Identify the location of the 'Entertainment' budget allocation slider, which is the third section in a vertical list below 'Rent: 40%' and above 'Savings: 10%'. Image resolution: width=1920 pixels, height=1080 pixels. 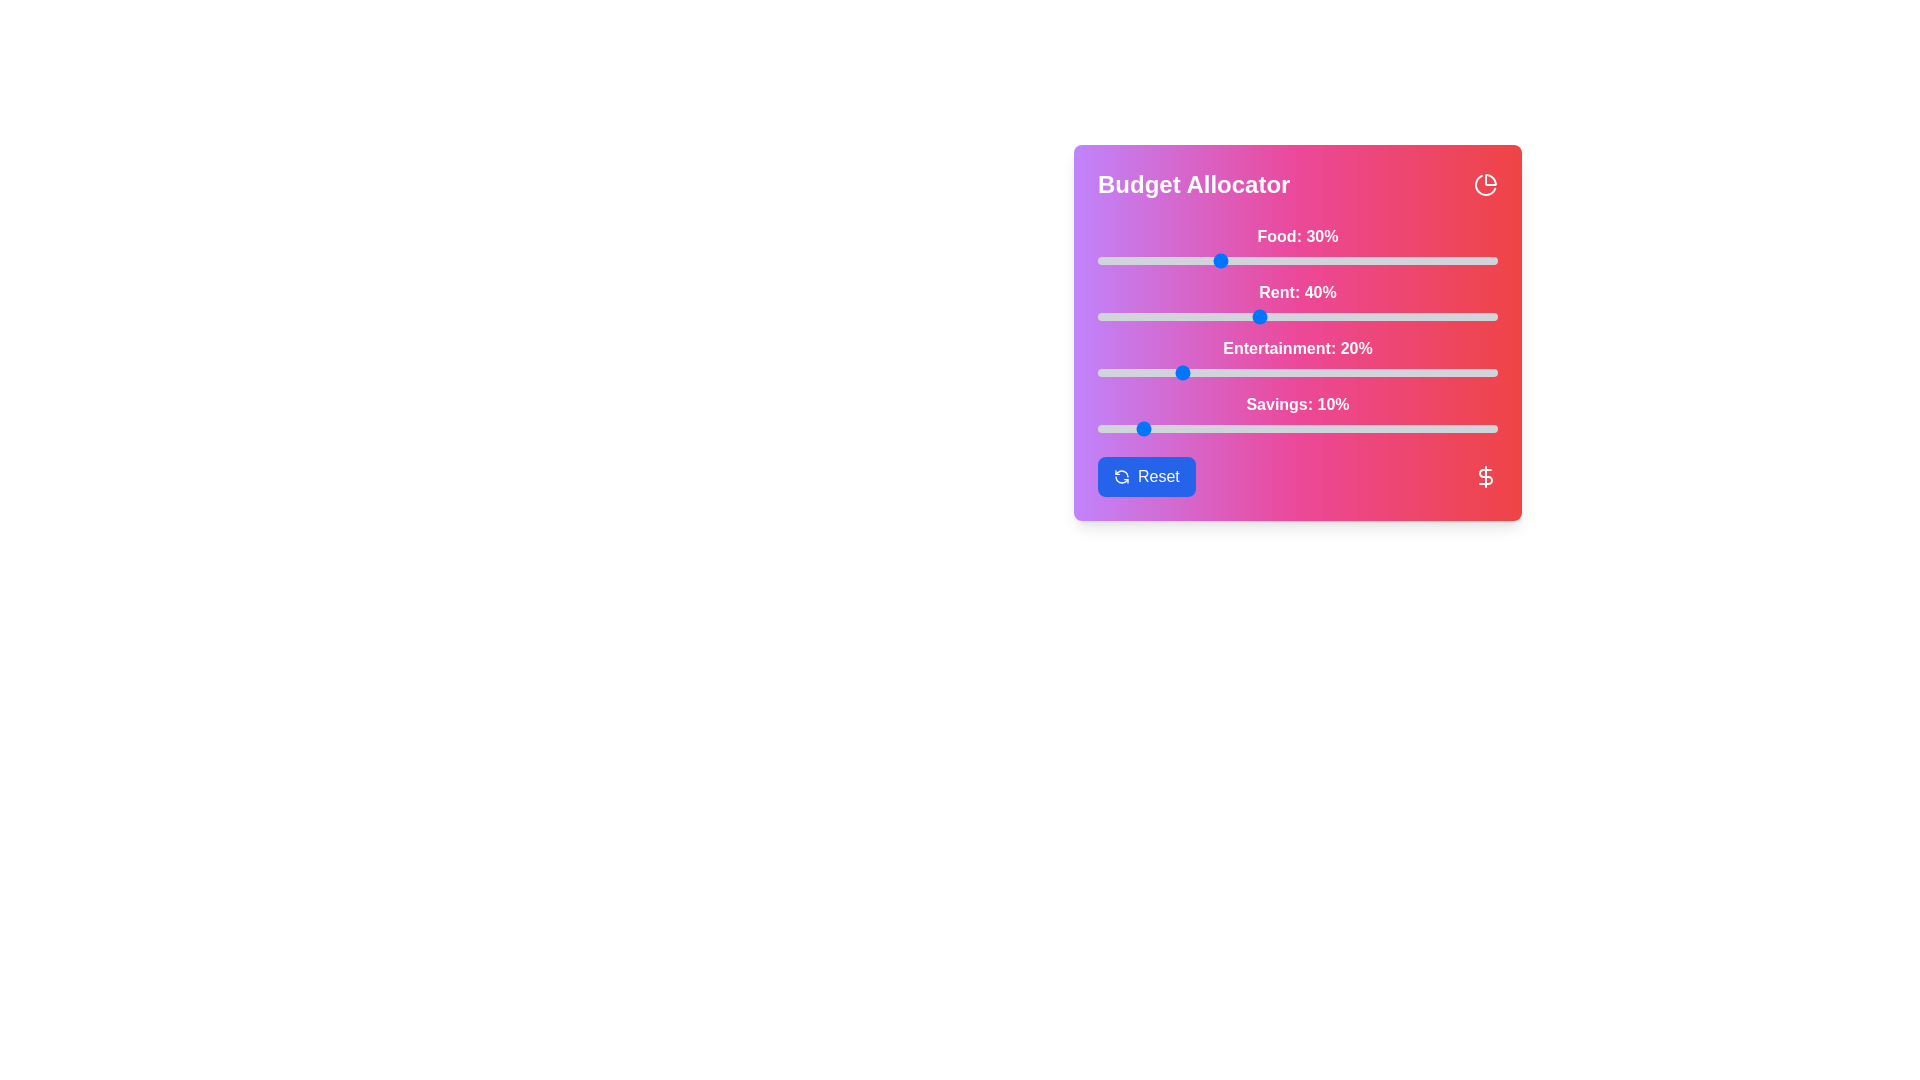
(1297, 356).